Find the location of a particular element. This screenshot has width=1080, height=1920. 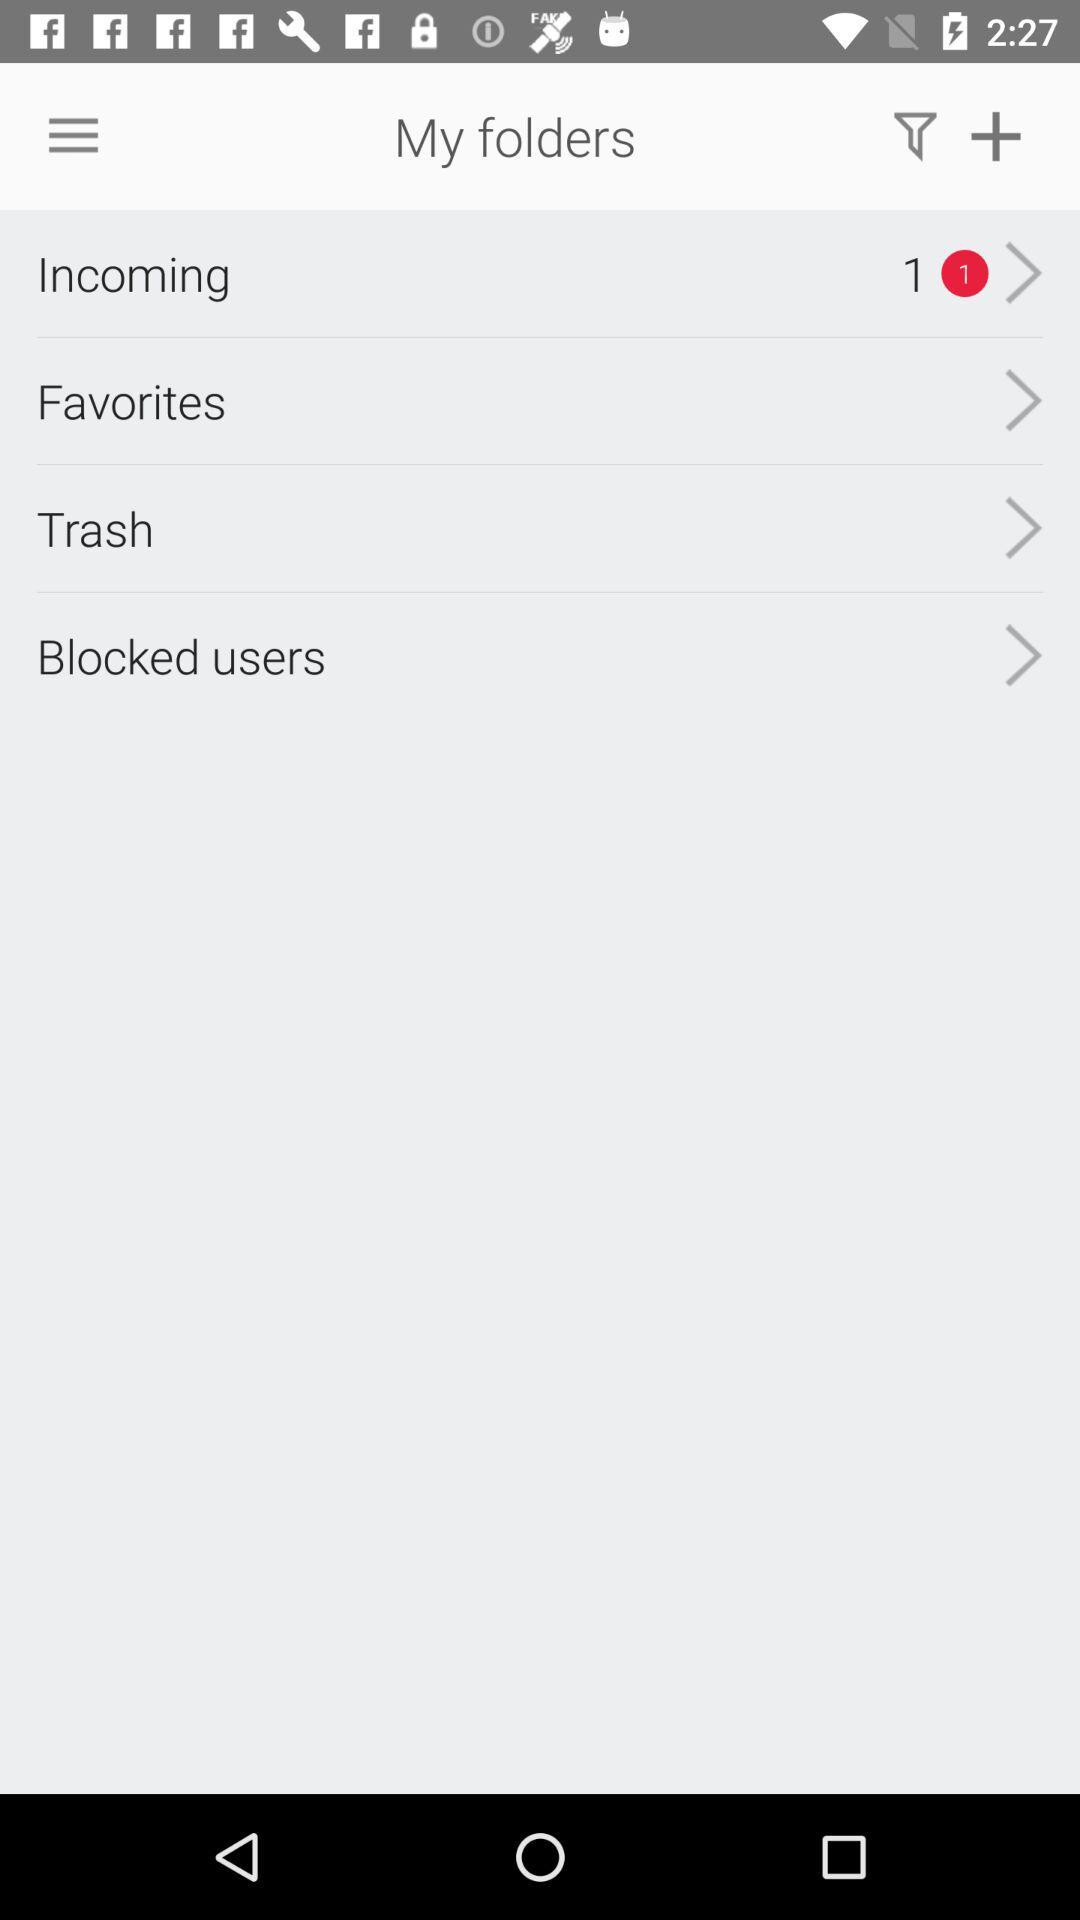

the item above the incoming item is located at coordinates (72, 135).